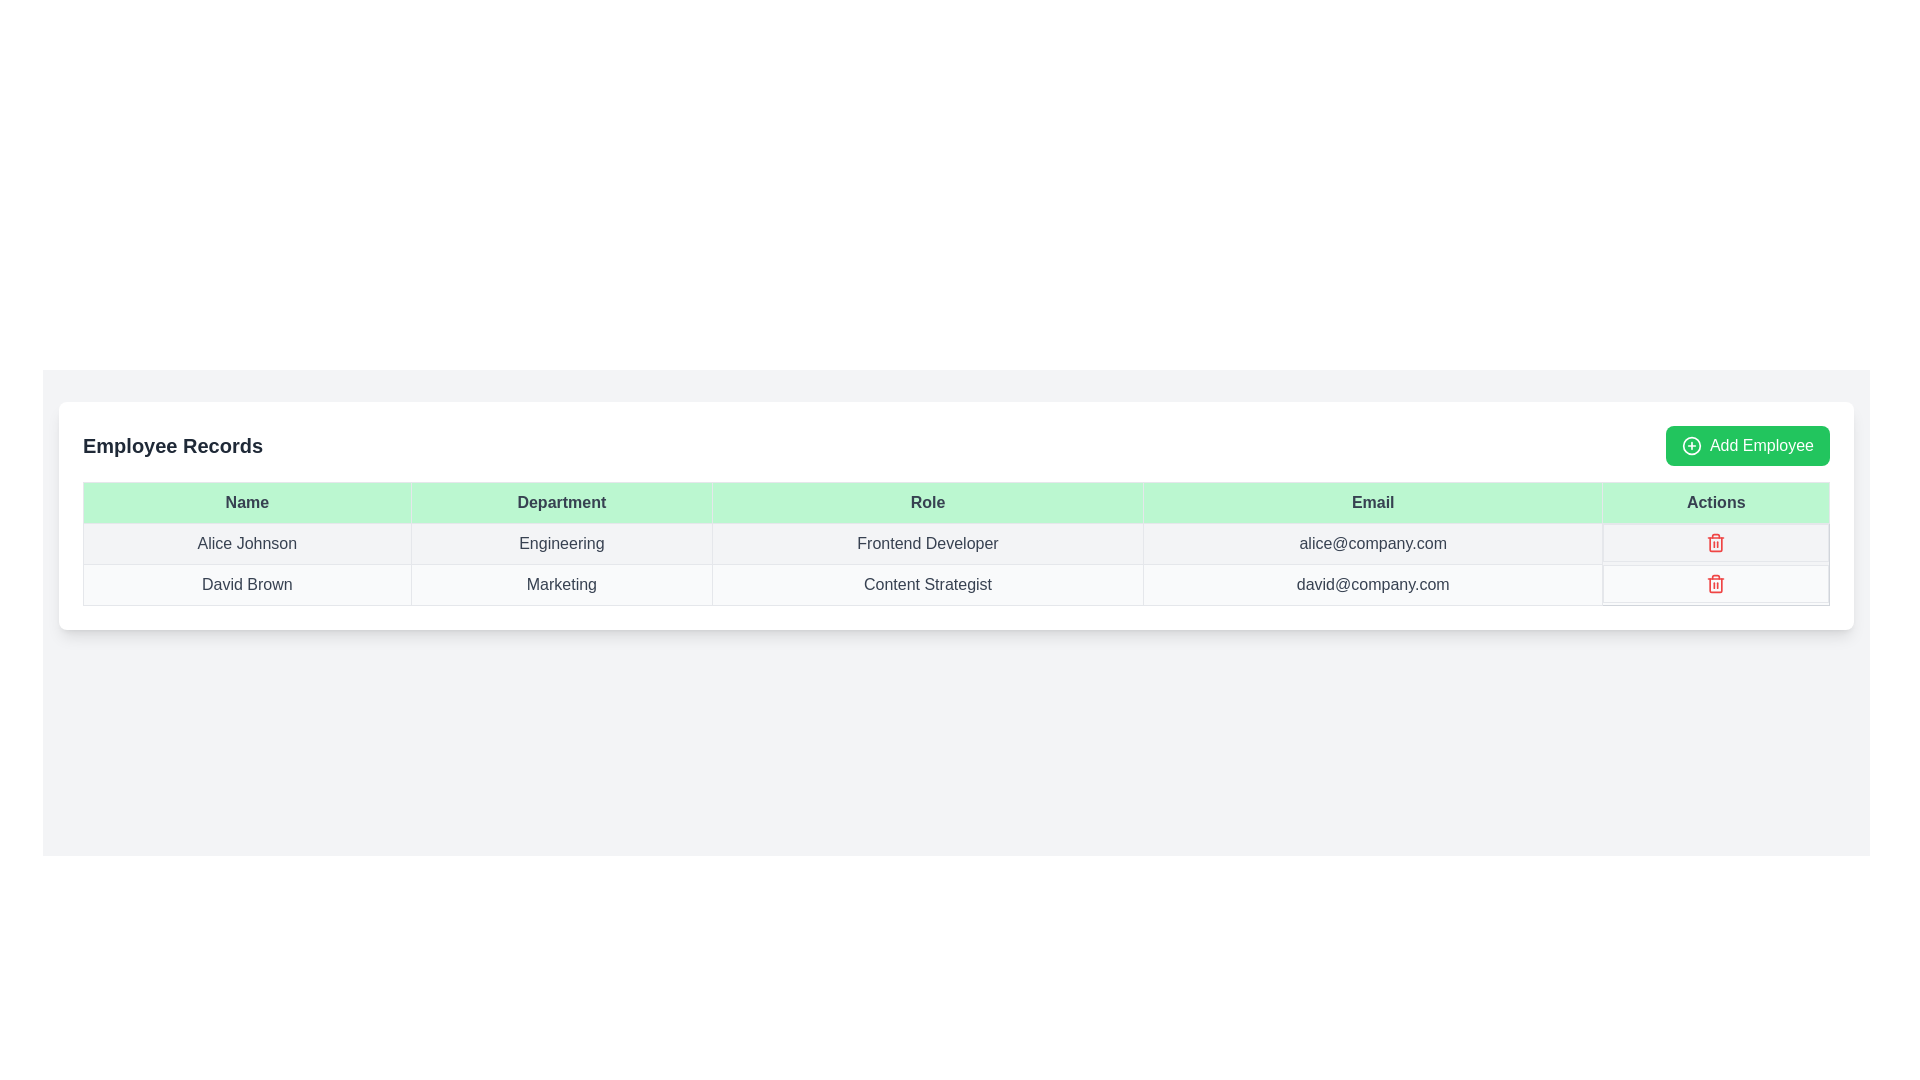 The width and height of the screenshot is (1920, 1080). Describe the element at coordinates (1690, 445) in the screenshot. I see `the circular icon with a plus sign located within the green 'Add Employee' button on the top-right side of the employee table interface` at that location.